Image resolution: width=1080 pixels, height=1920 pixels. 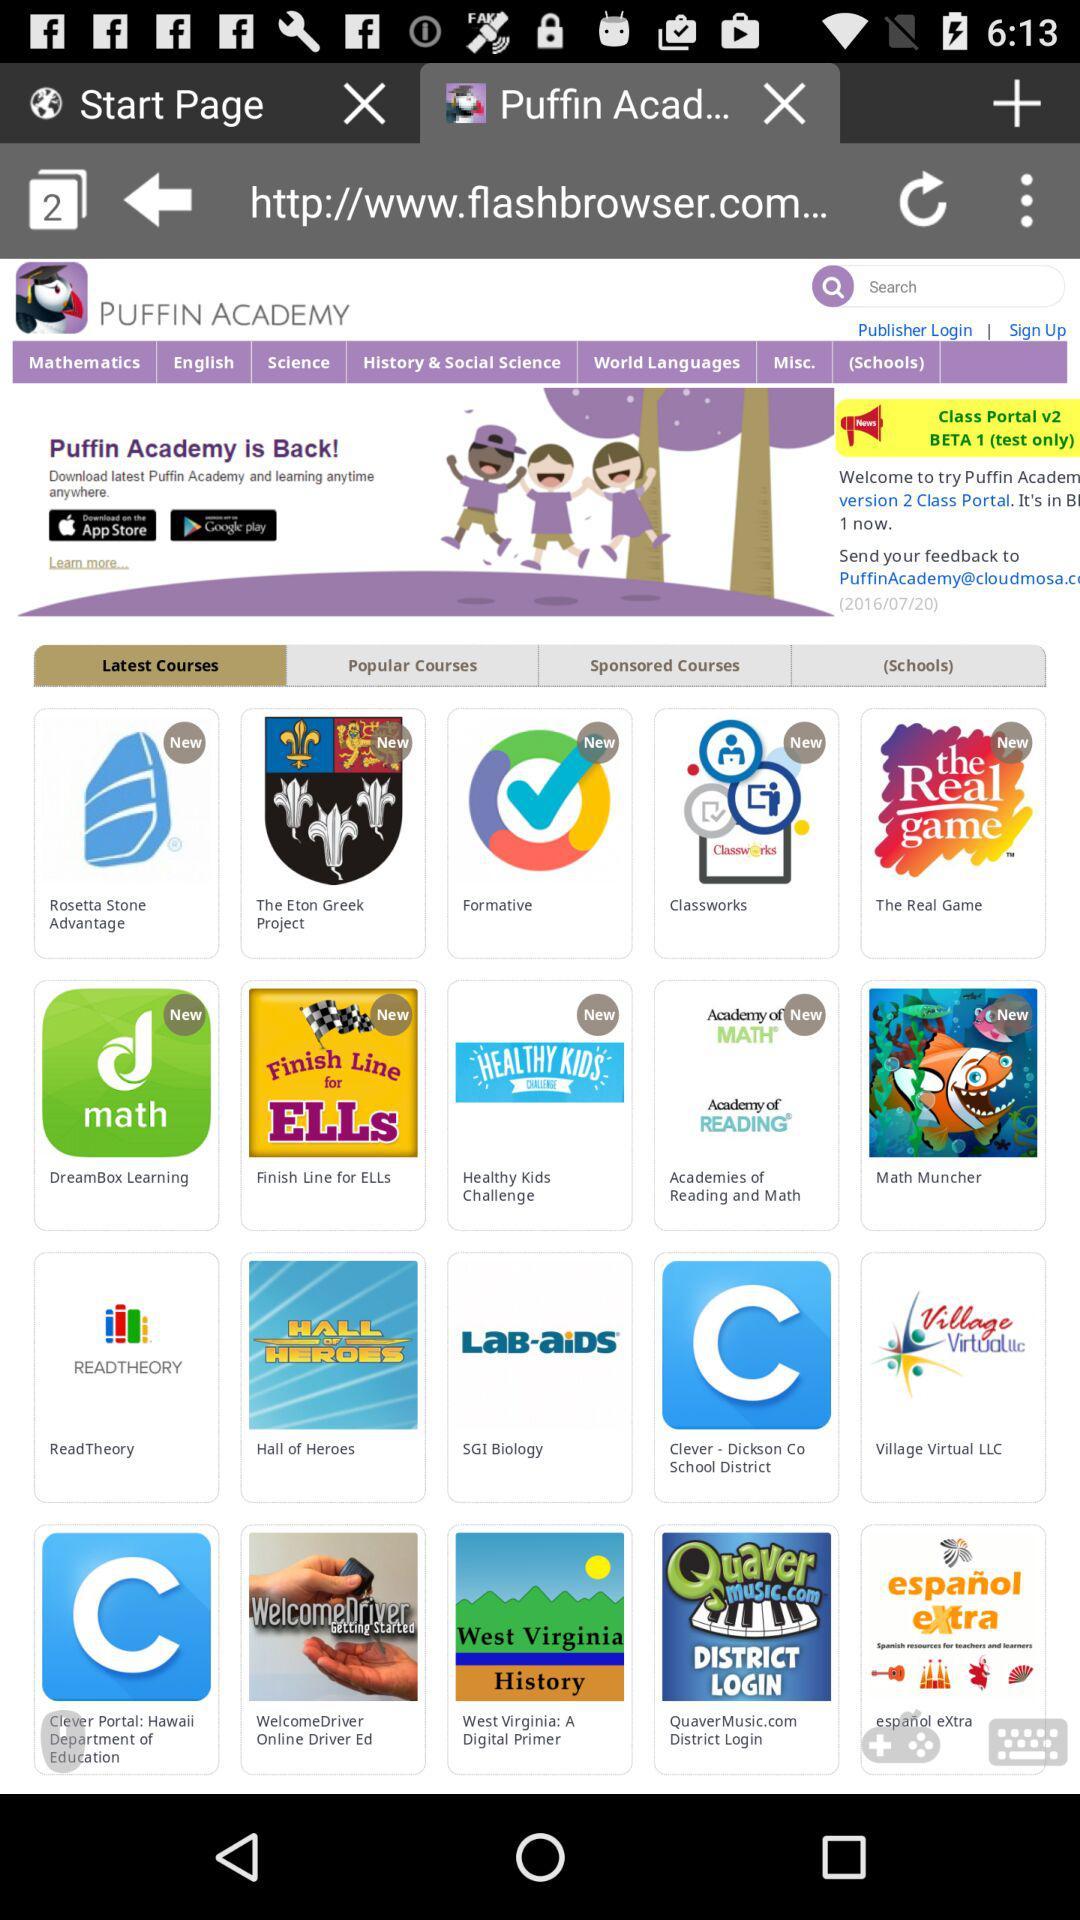 I want to click on the arrow_backward icon, so click(x=156, y=215).